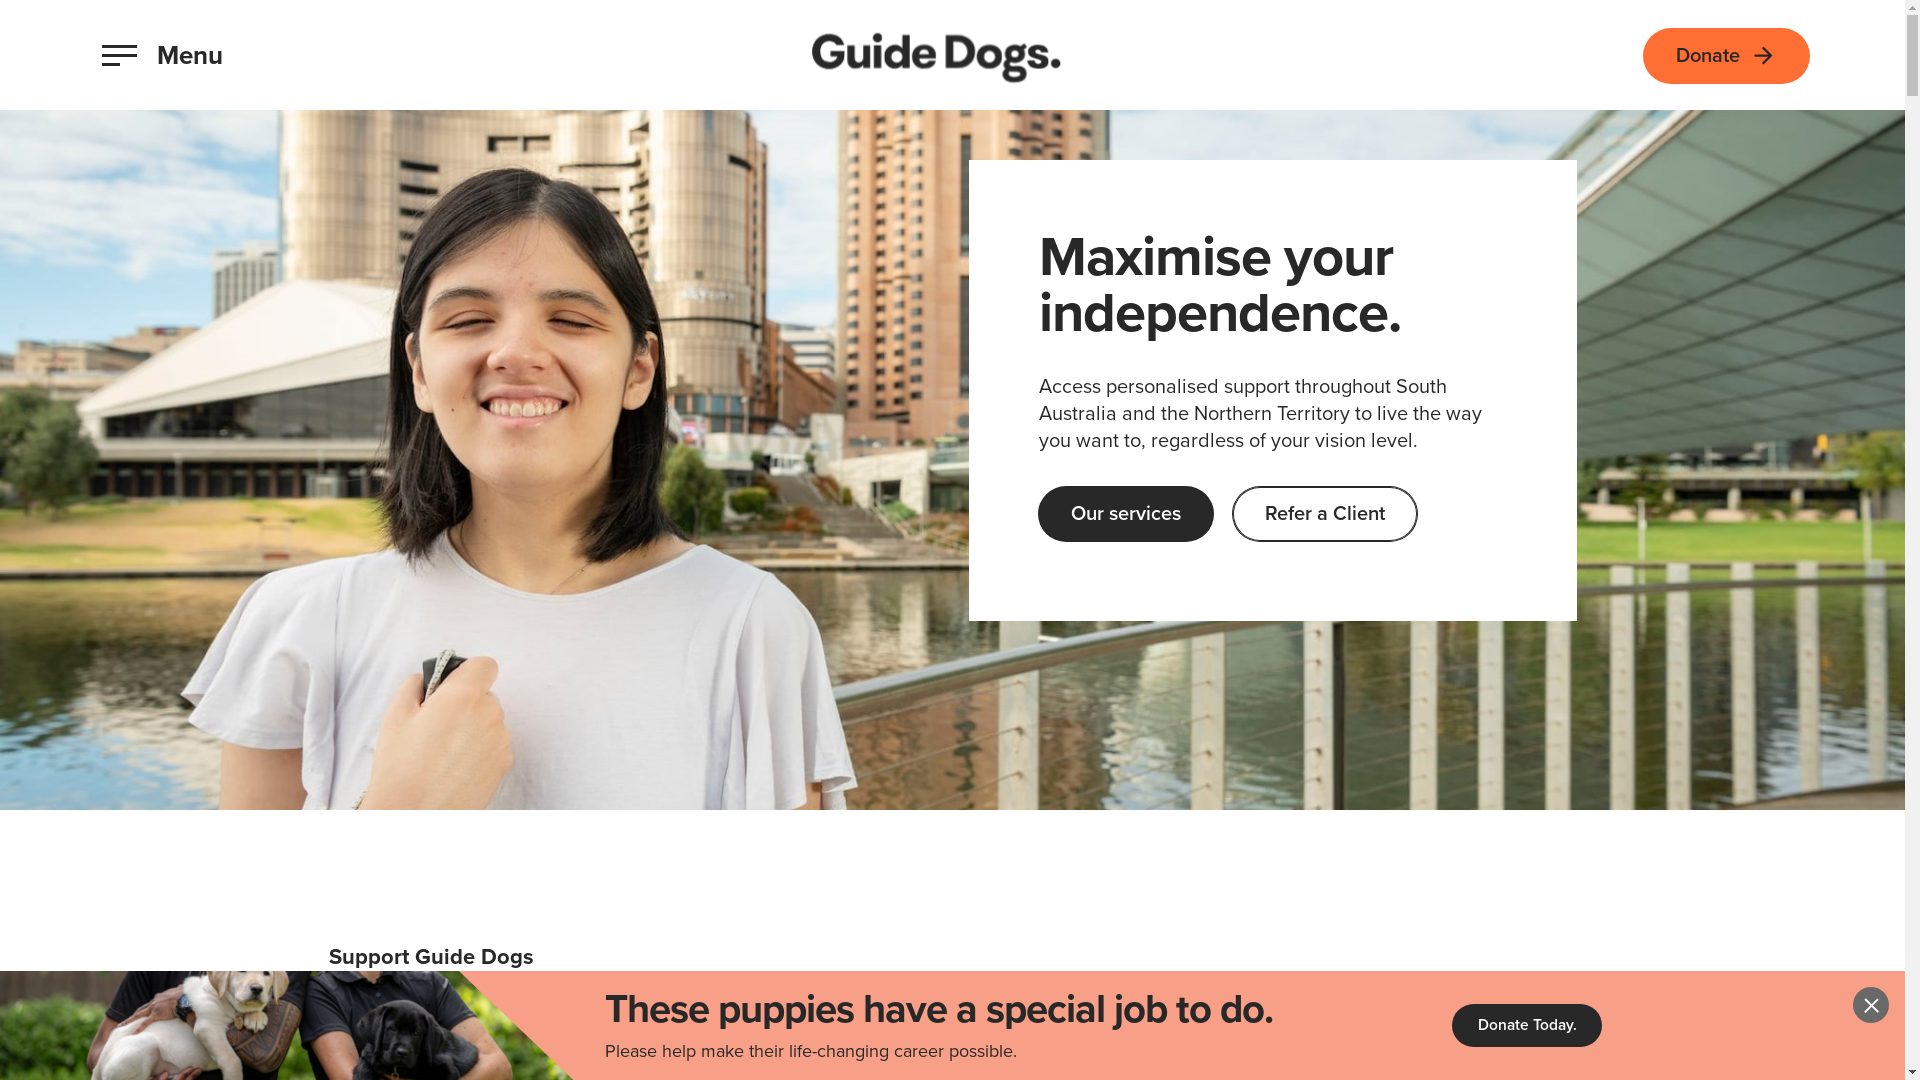 This screenshot has height=1080, width=1920. Describe the element at coordinates (162, 55) in the screenshot. I see `'Menu'` at that location.